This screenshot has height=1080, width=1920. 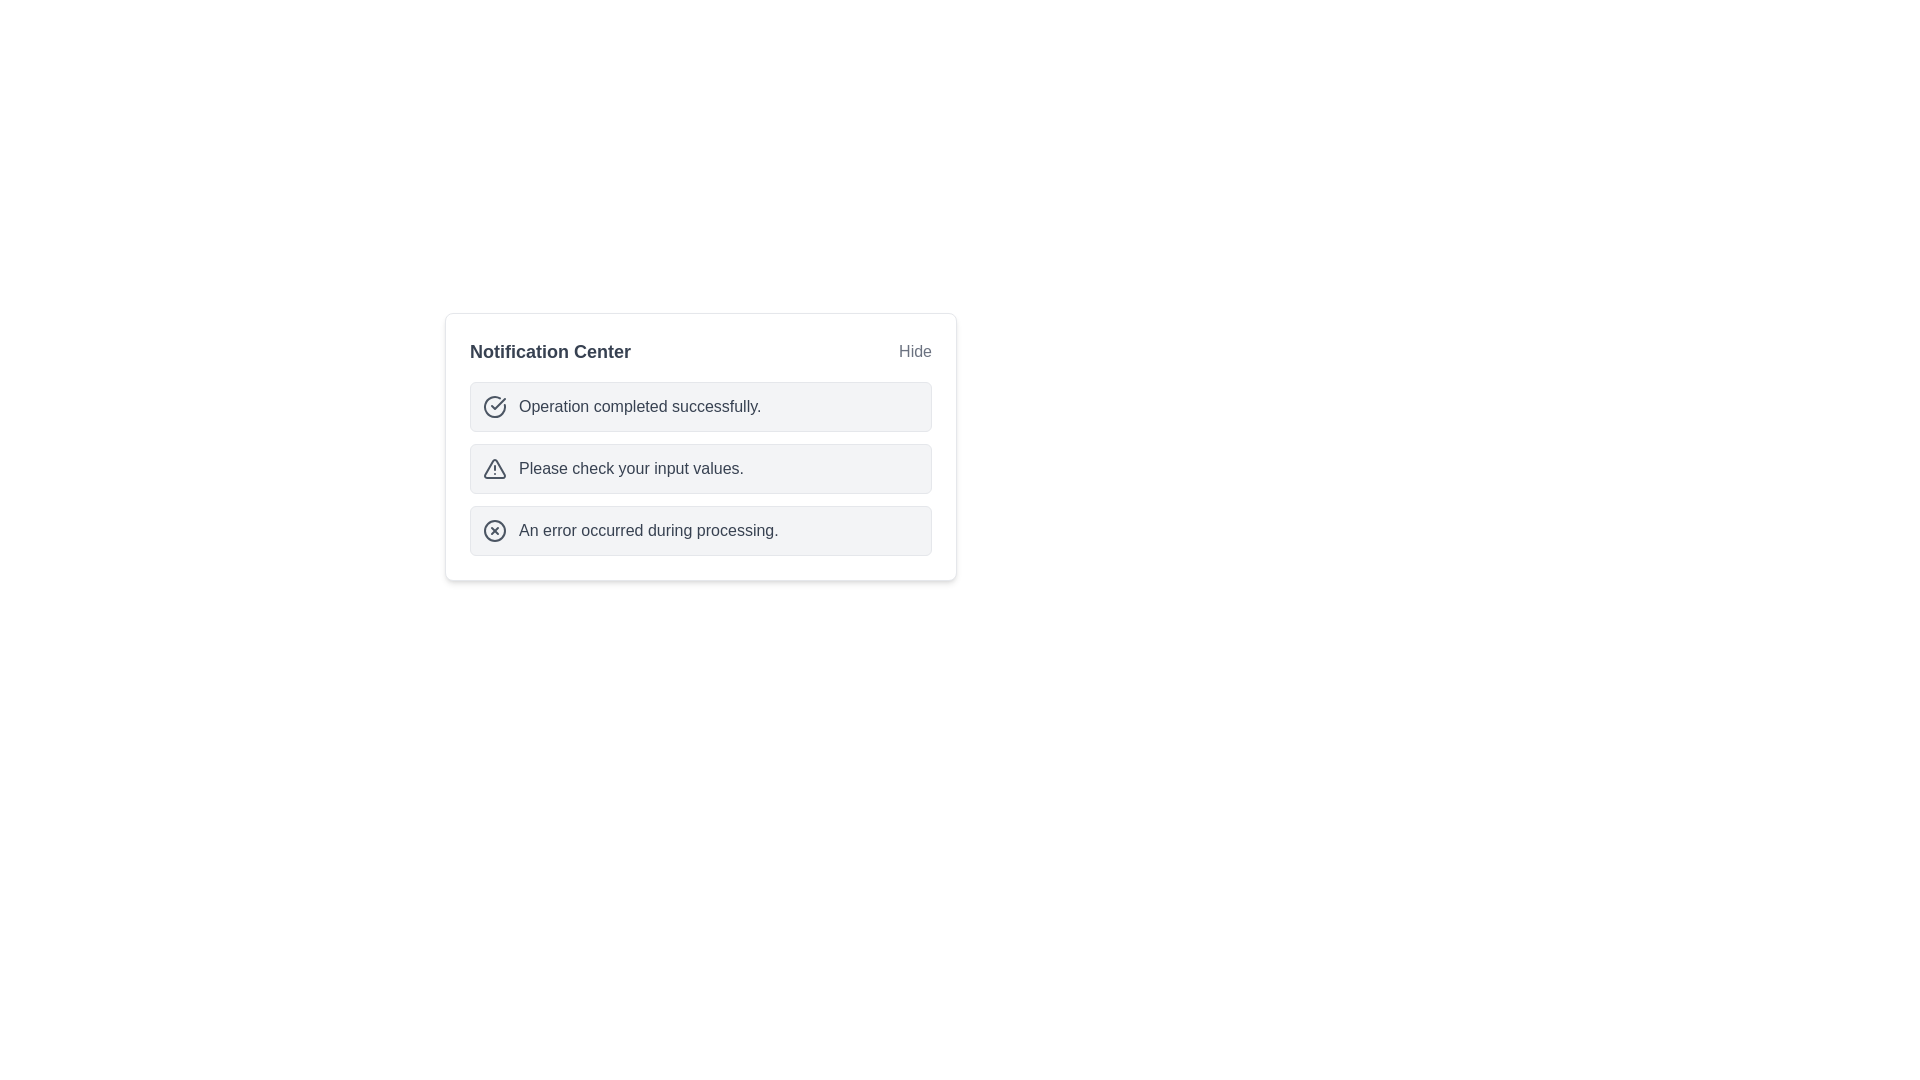 What do you see at coordinates (700, 469) in the screenshot?
I see `the notification list displayed in the 'Notification Center' card, which includes messages about operation status, input values, and error processing` at bounding box center [700, 469].